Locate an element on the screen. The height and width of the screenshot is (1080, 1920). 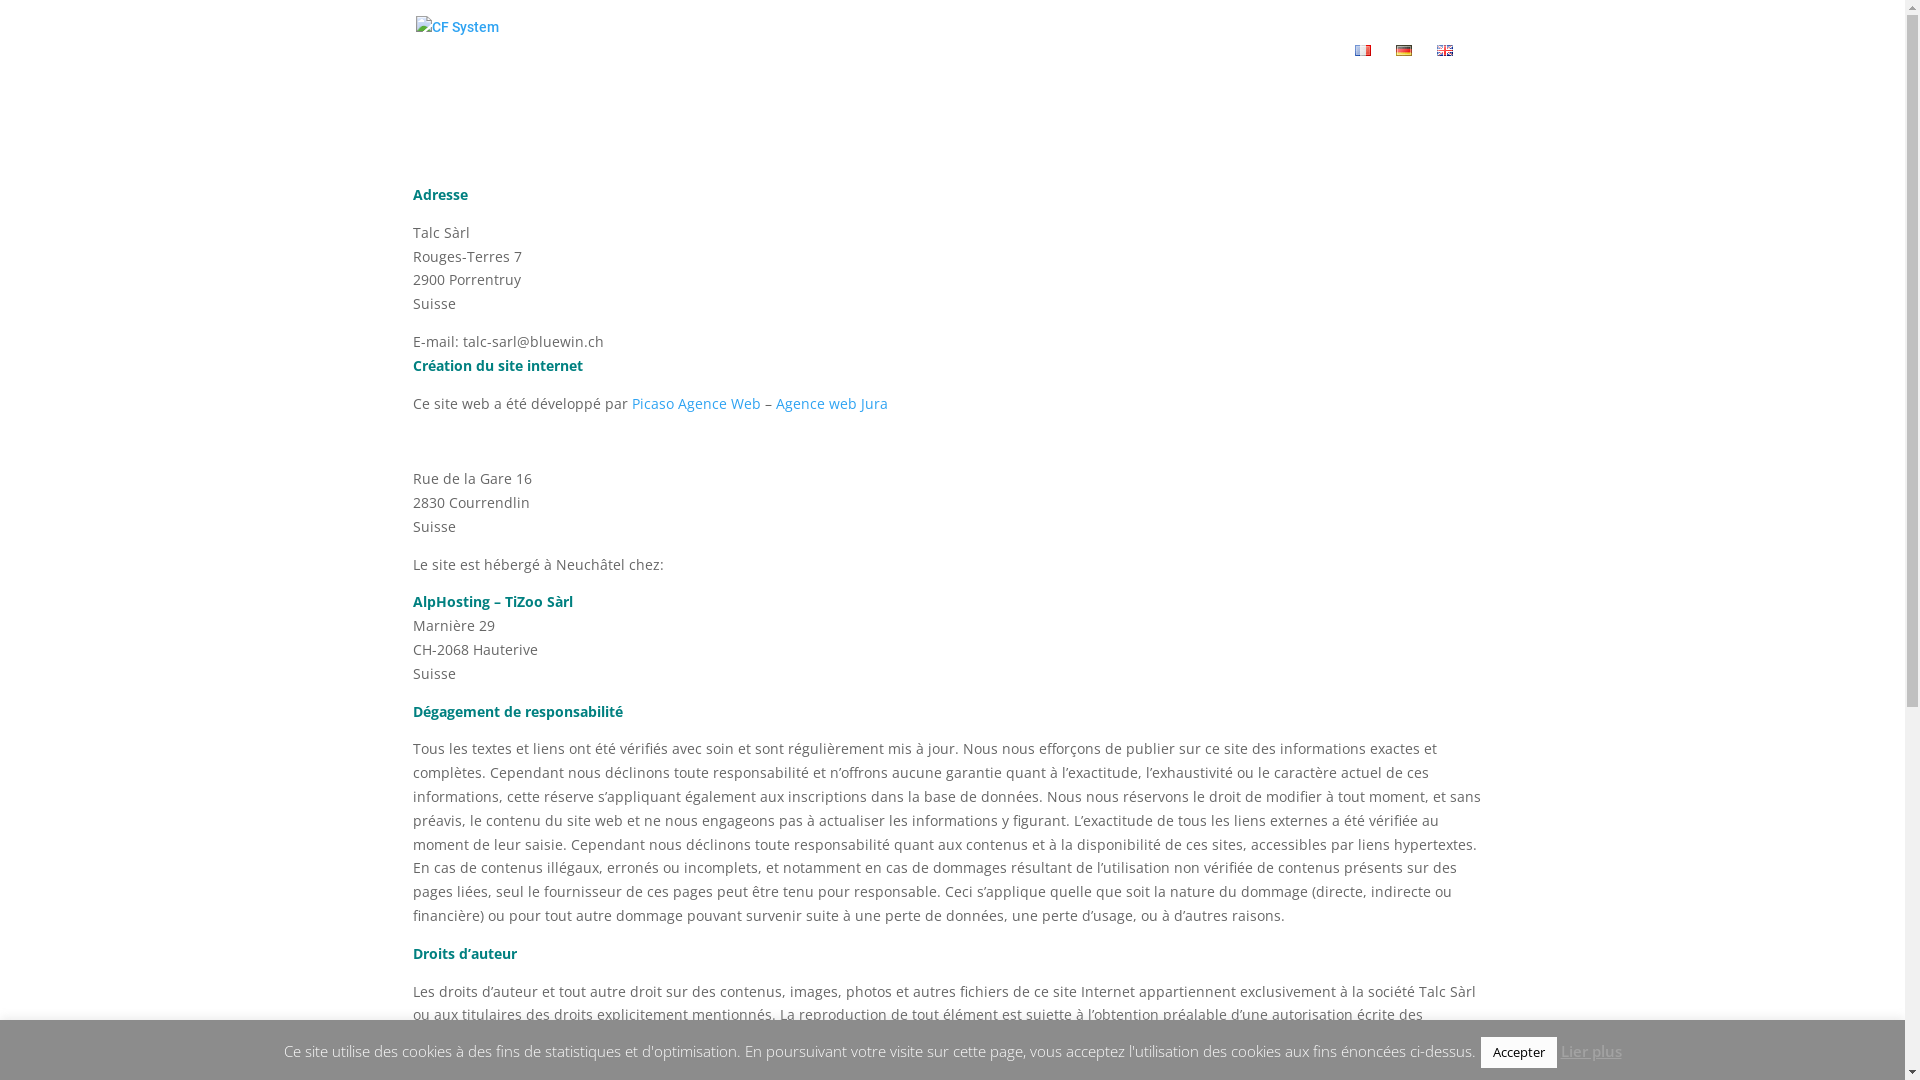
'Picaso Agence Web' is located at coordinates (631, 403).